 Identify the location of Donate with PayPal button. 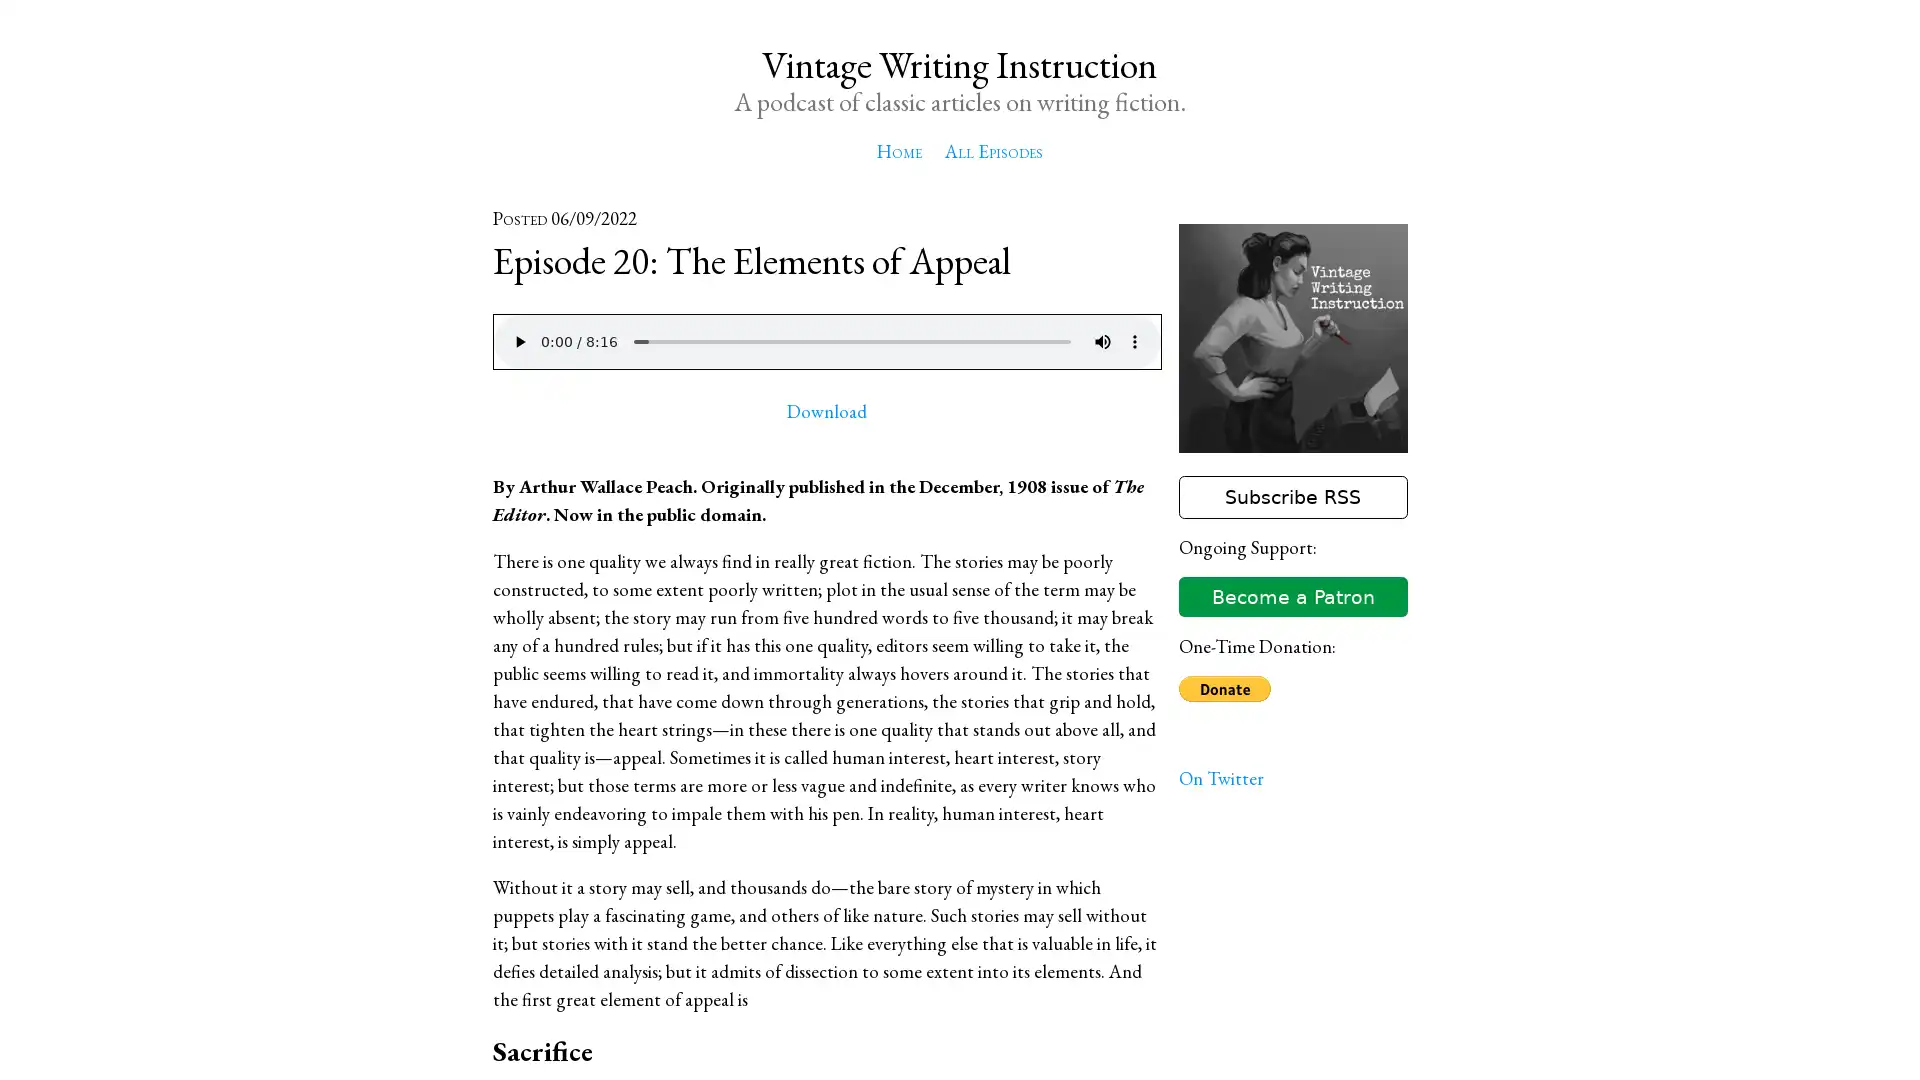
(1223, 688).